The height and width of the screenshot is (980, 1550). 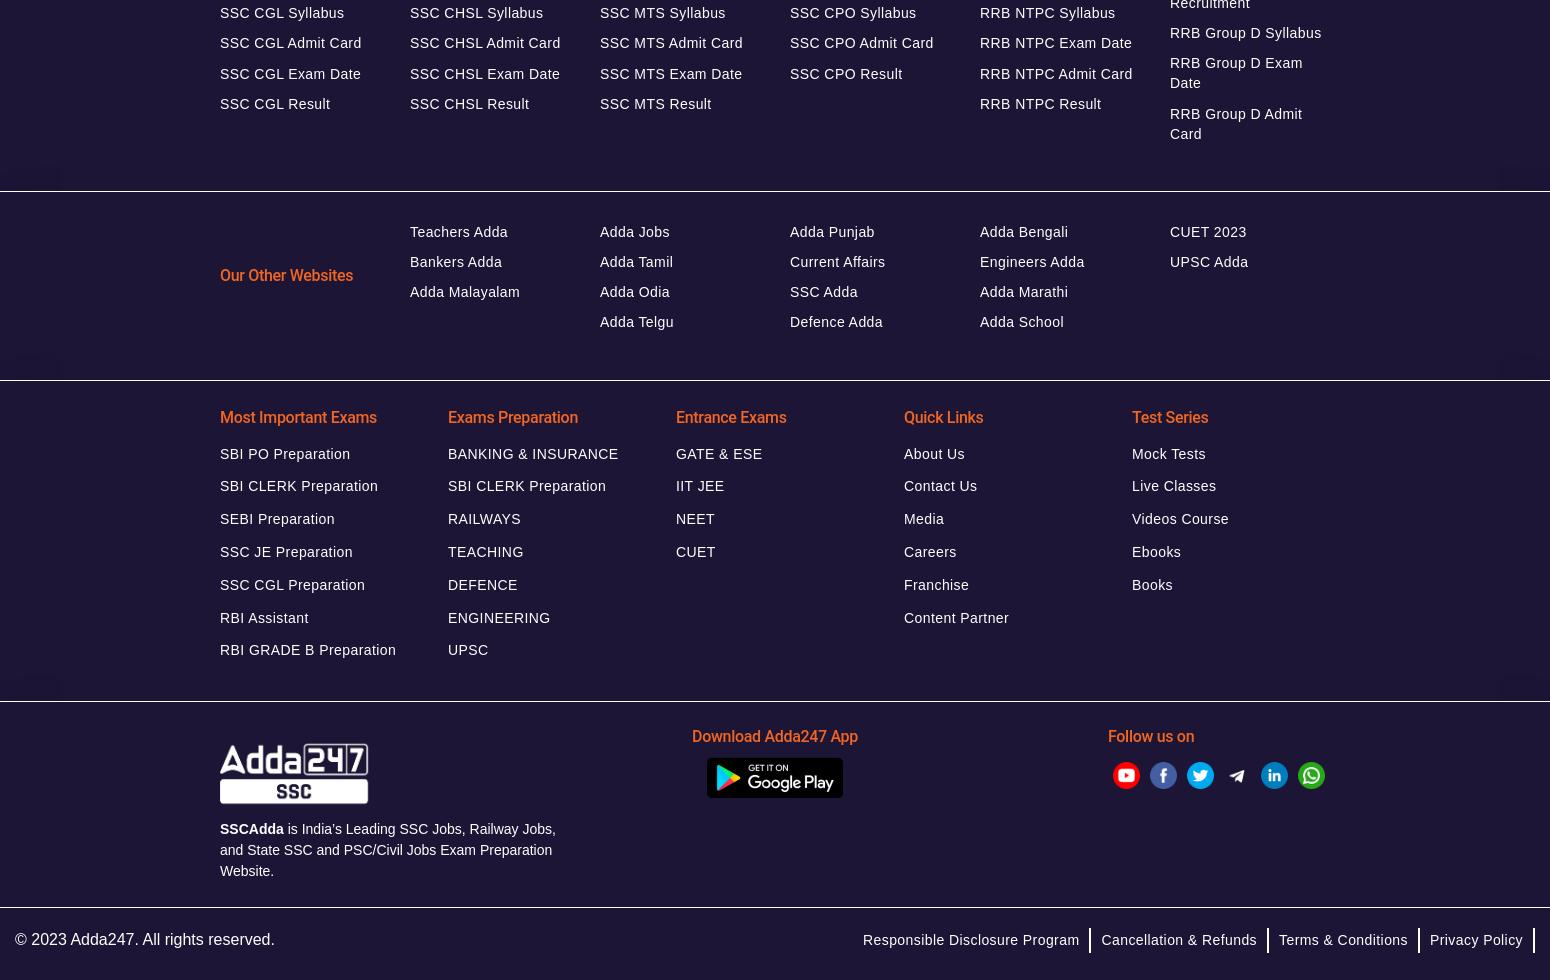 What do you see at coordinates (447, 452) in the screenshot?
I see `'BANKING & INSURANCE'` at bounding box center [447, 452].